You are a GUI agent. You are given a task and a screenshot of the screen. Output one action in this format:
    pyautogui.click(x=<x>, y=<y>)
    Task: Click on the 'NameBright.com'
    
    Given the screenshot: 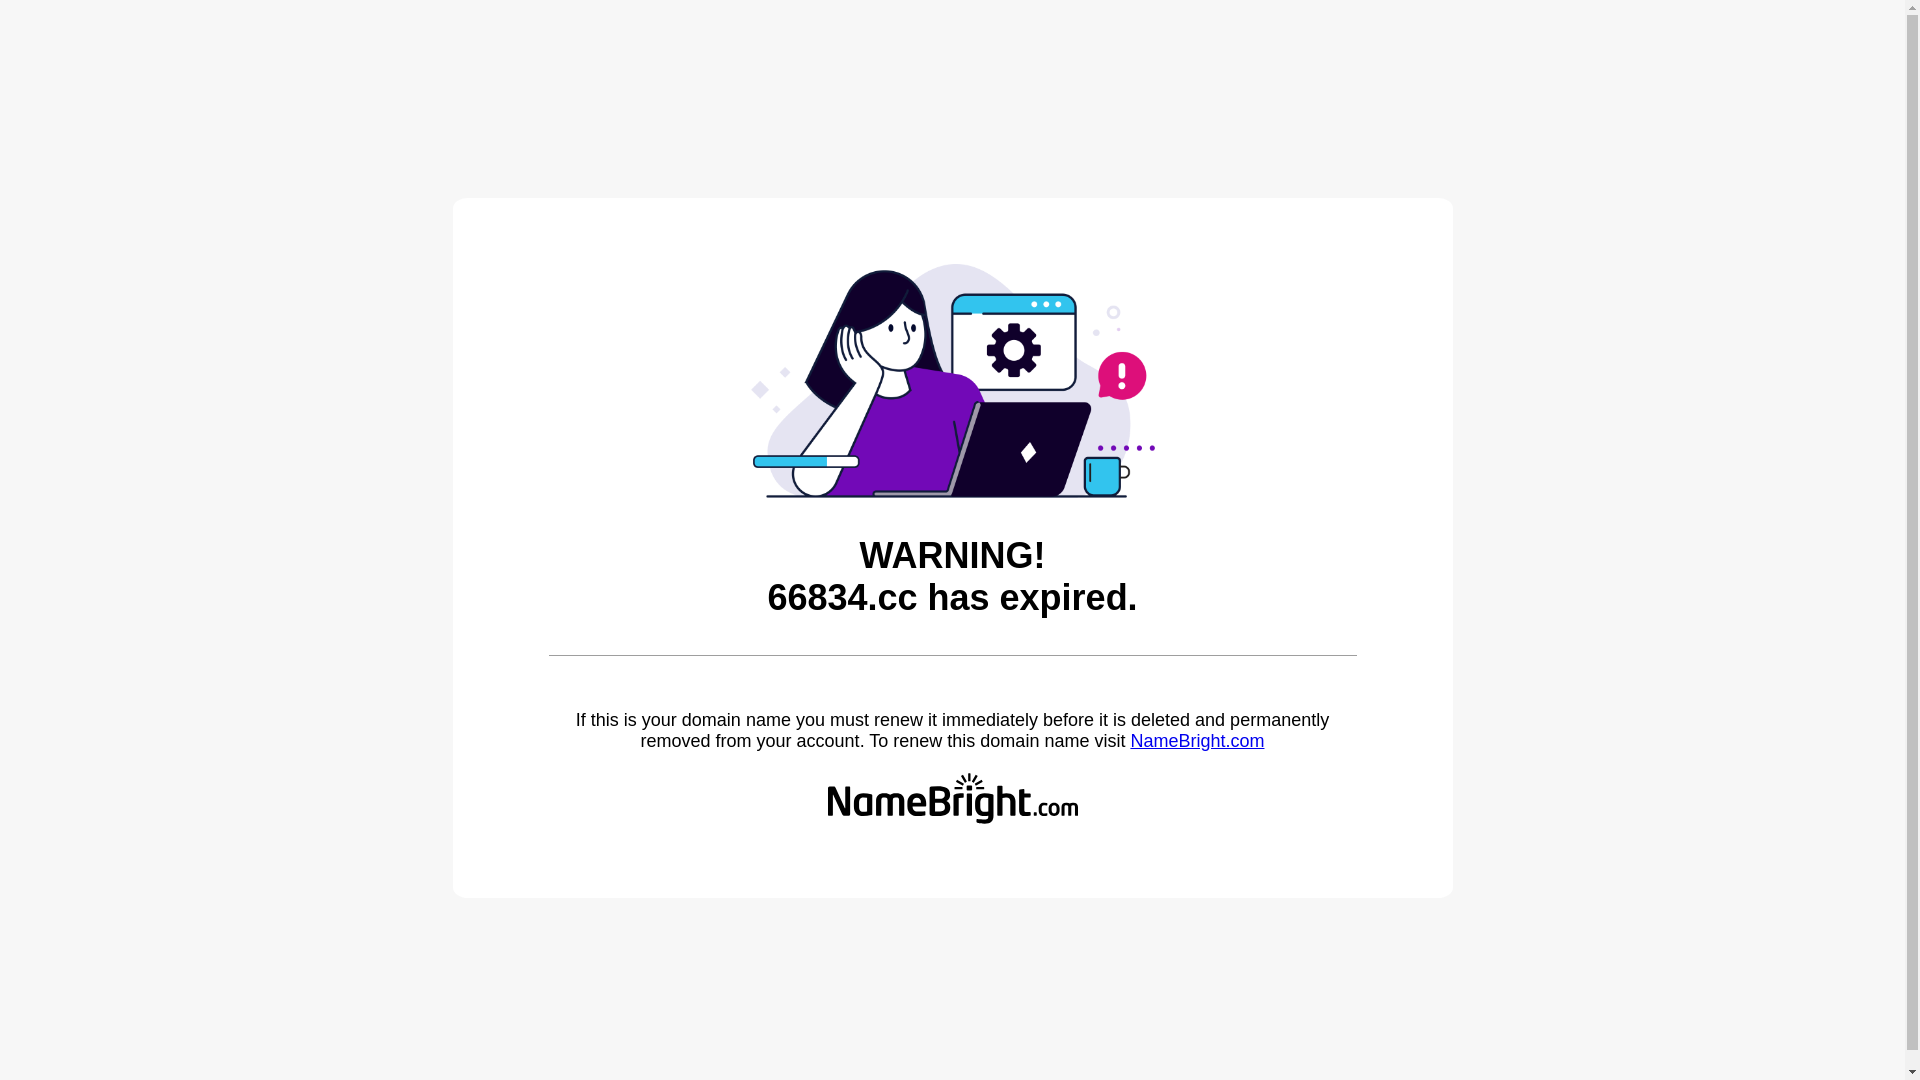 What is the action you would take?
    pyautogui.click(x=1196, y=740)
    